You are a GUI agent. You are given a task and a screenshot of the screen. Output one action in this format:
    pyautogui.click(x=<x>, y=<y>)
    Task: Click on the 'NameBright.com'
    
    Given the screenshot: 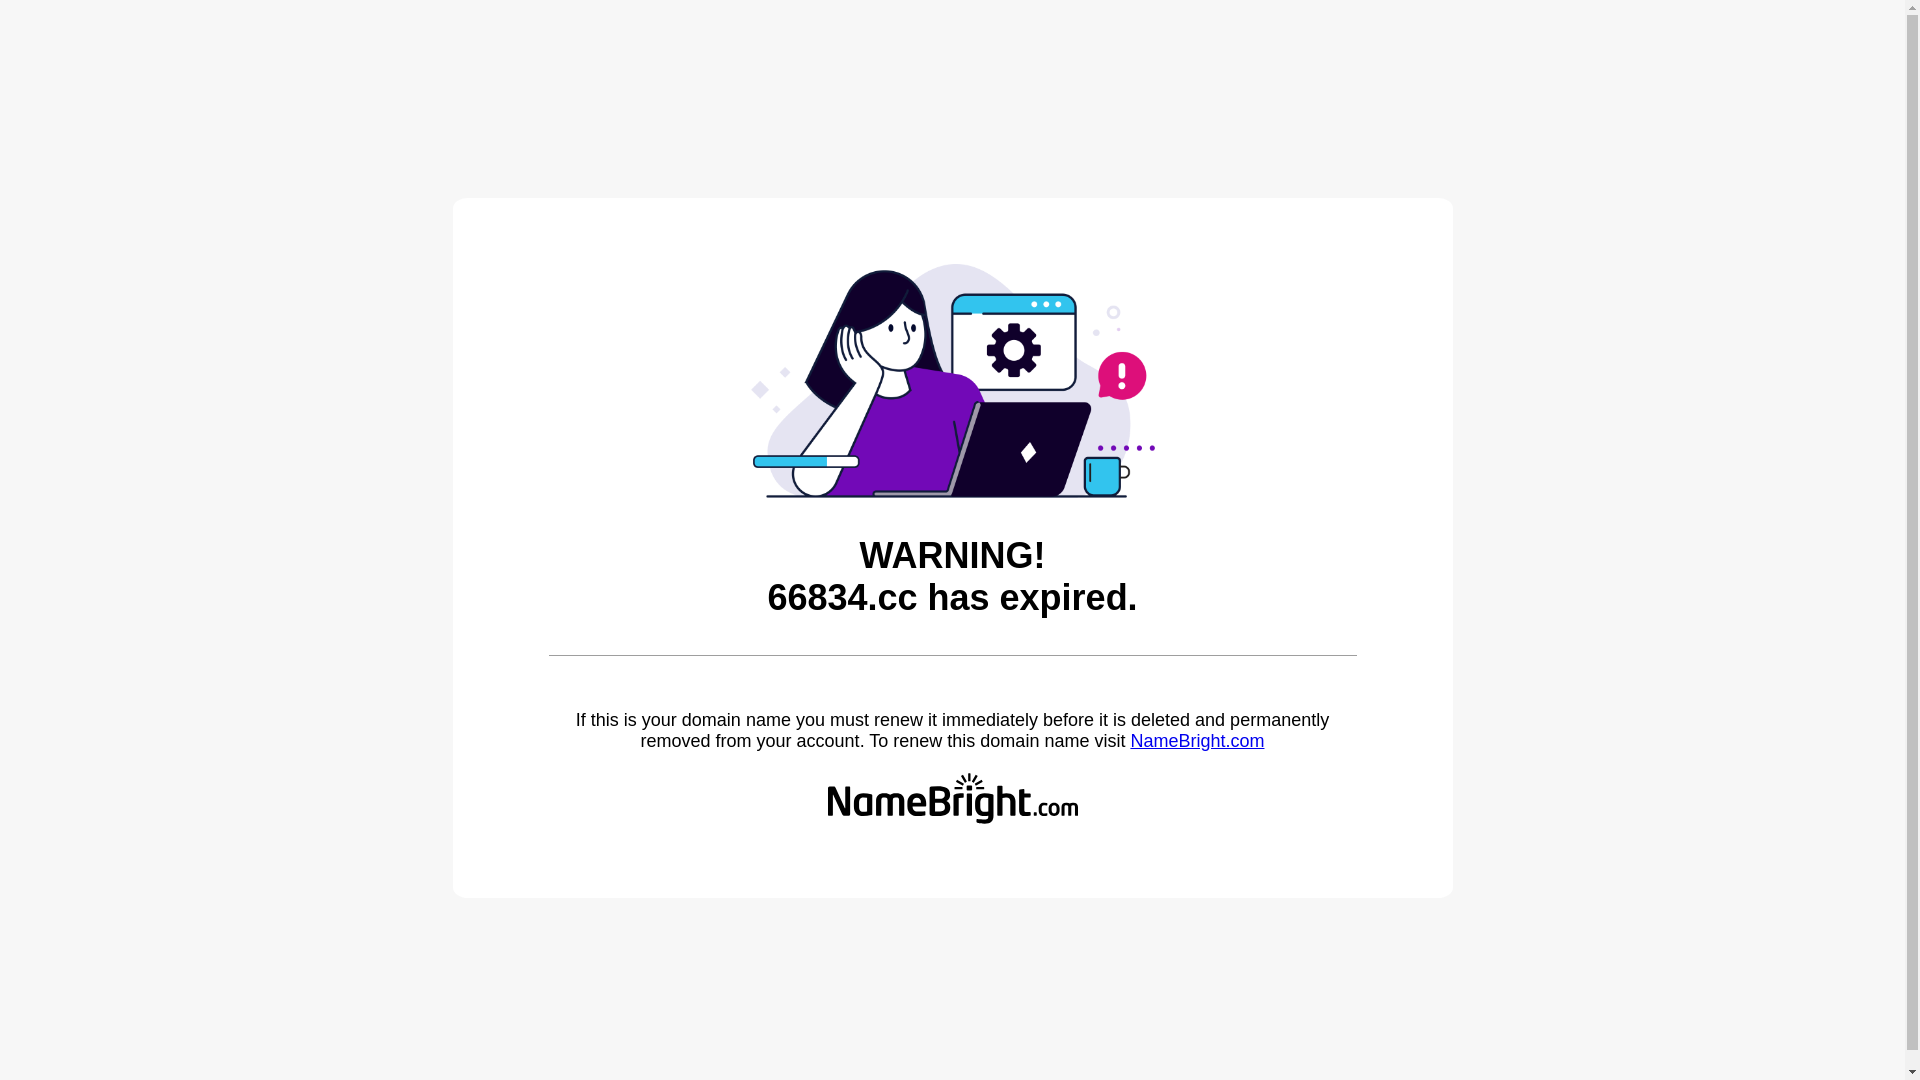 What is the action you would take?
    pyautogui.click(x=1196, y=740)
    